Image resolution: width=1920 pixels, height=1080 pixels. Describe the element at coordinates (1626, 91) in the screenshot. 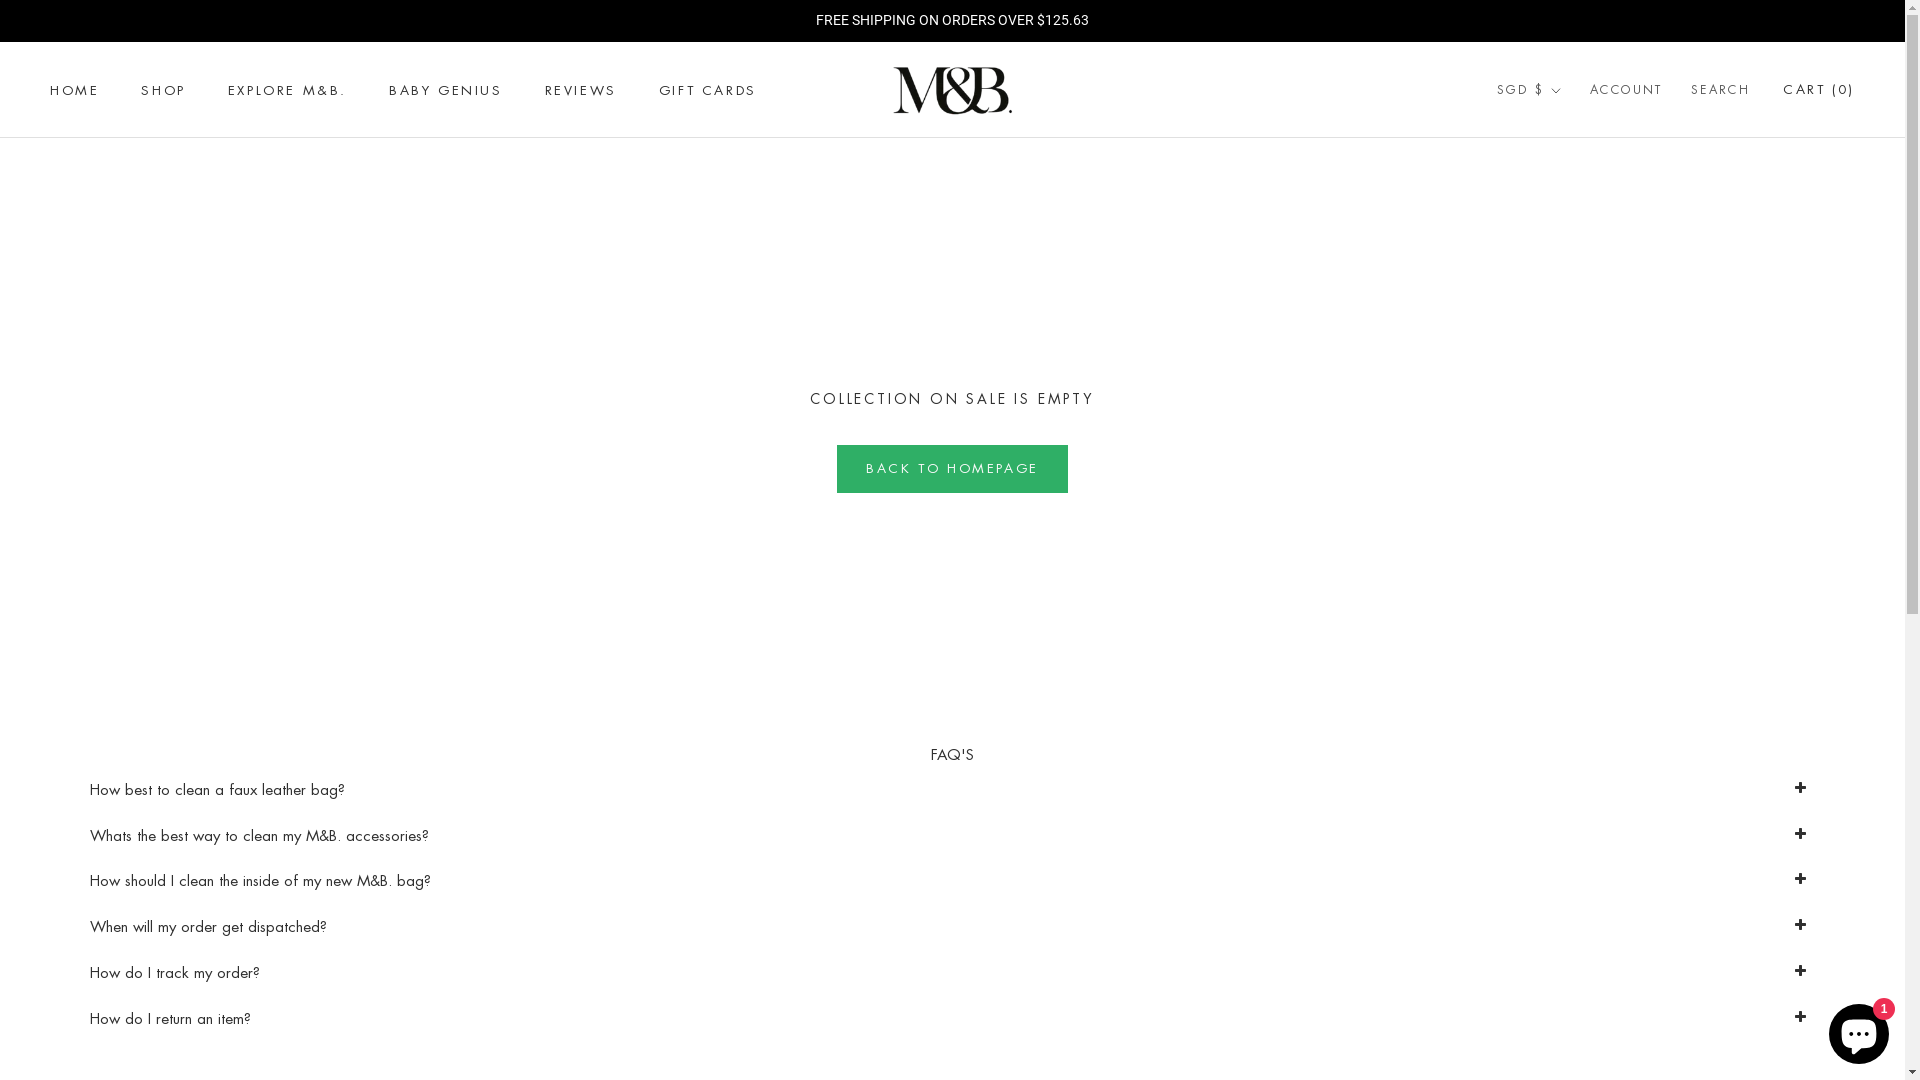

I see `'ACCOUNT'` at that location.